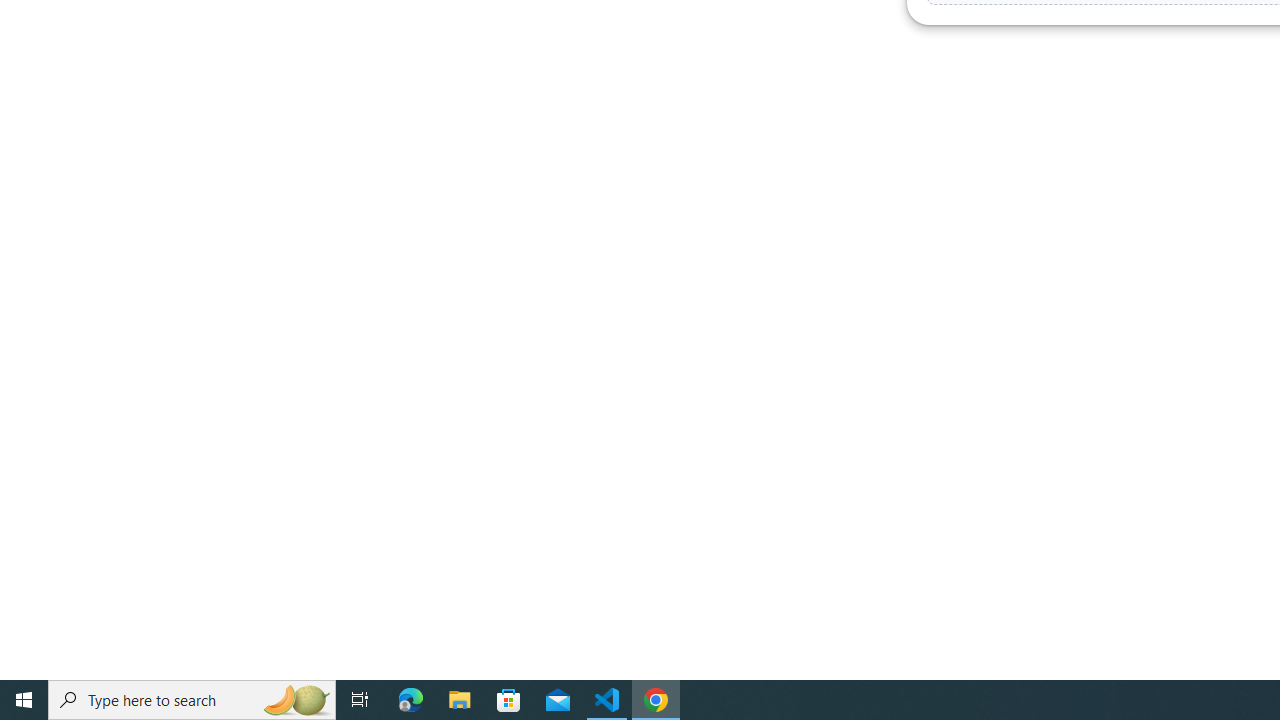  I want to click on 'Start', so click(24, 698).